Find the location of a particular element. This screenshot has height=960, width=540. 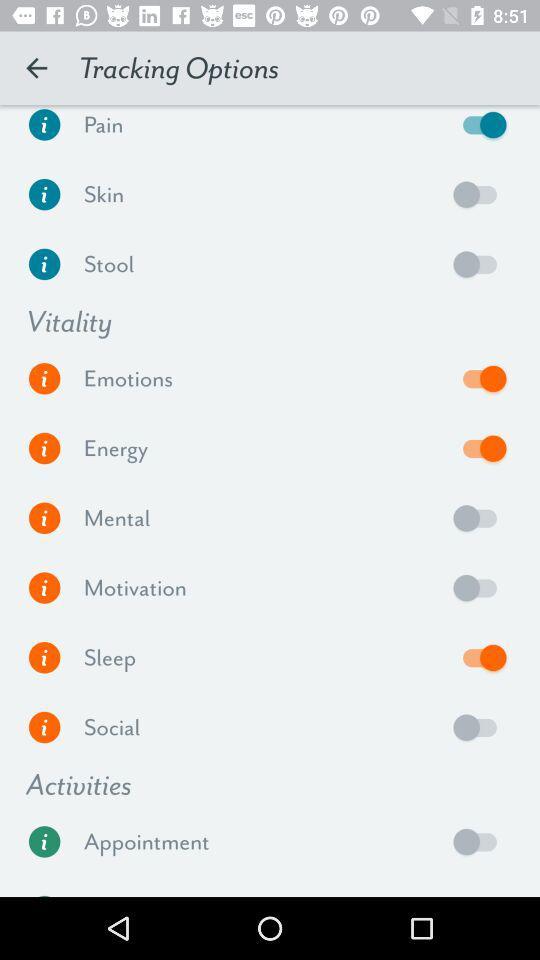

more information is located at coordinates (44, 377).